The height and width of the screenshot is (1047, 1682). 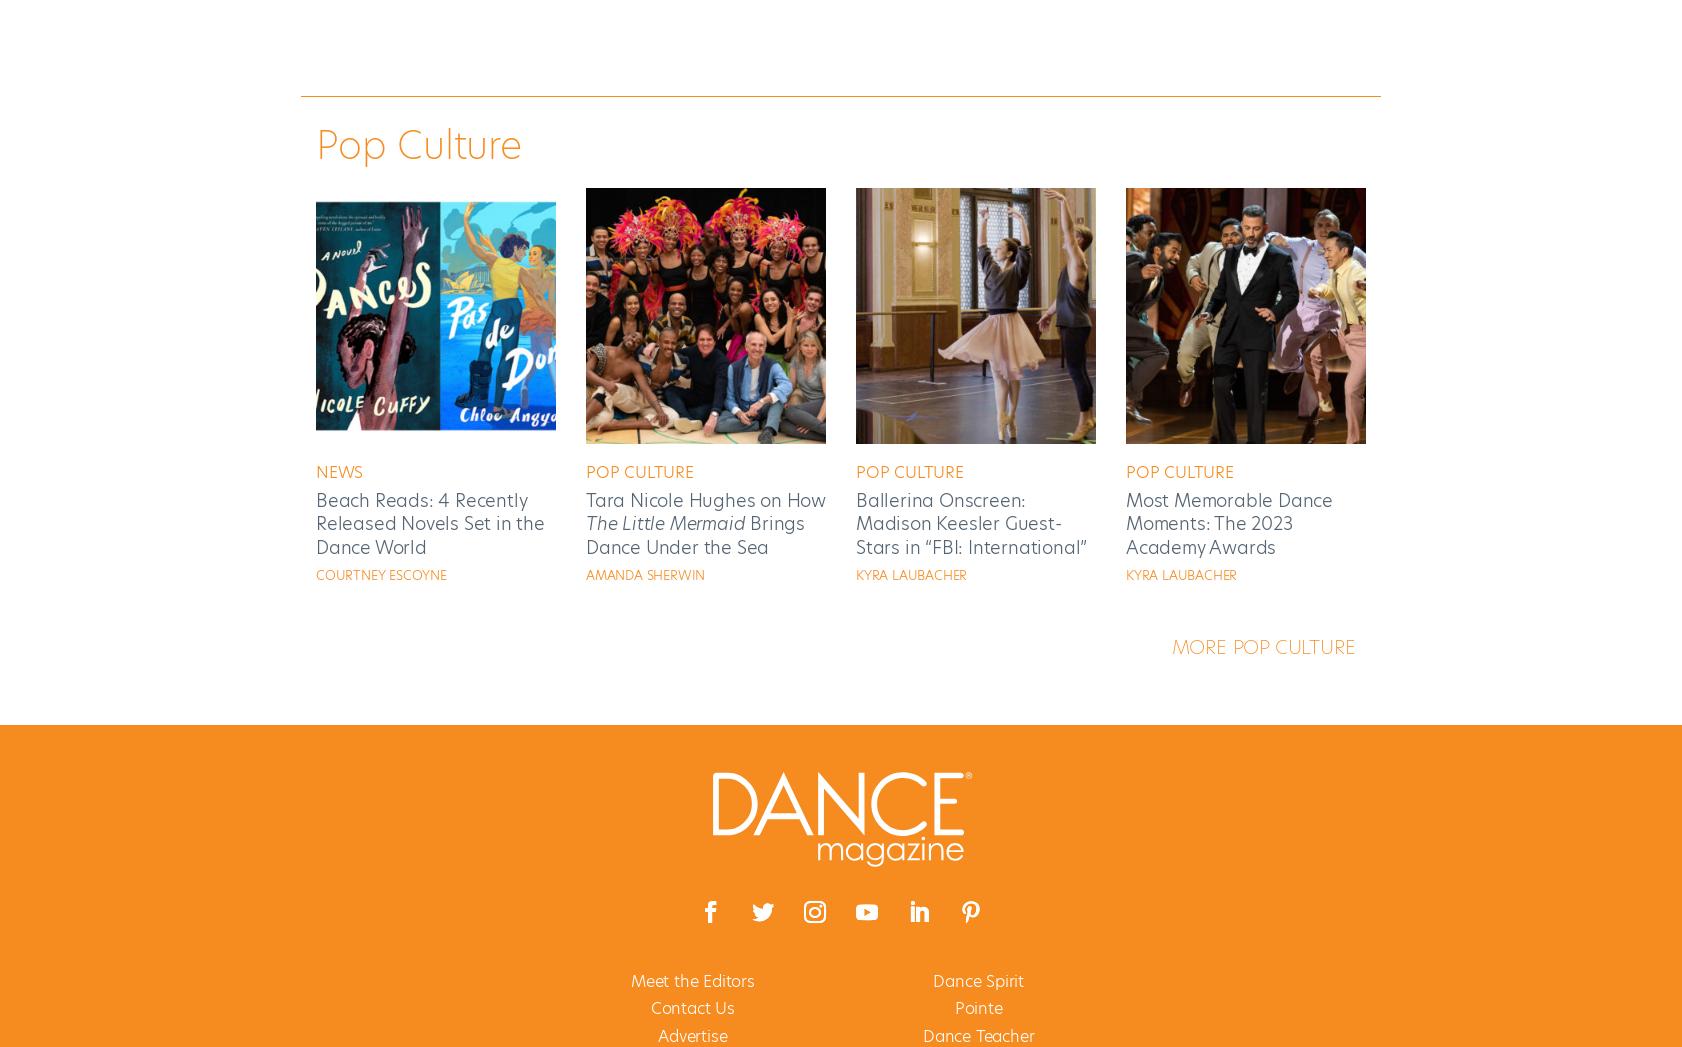 What do you see at coordinates (645, 574) in the screenshot?
I see `'Amanda Sherwin'` at bounding box center [645, 574].